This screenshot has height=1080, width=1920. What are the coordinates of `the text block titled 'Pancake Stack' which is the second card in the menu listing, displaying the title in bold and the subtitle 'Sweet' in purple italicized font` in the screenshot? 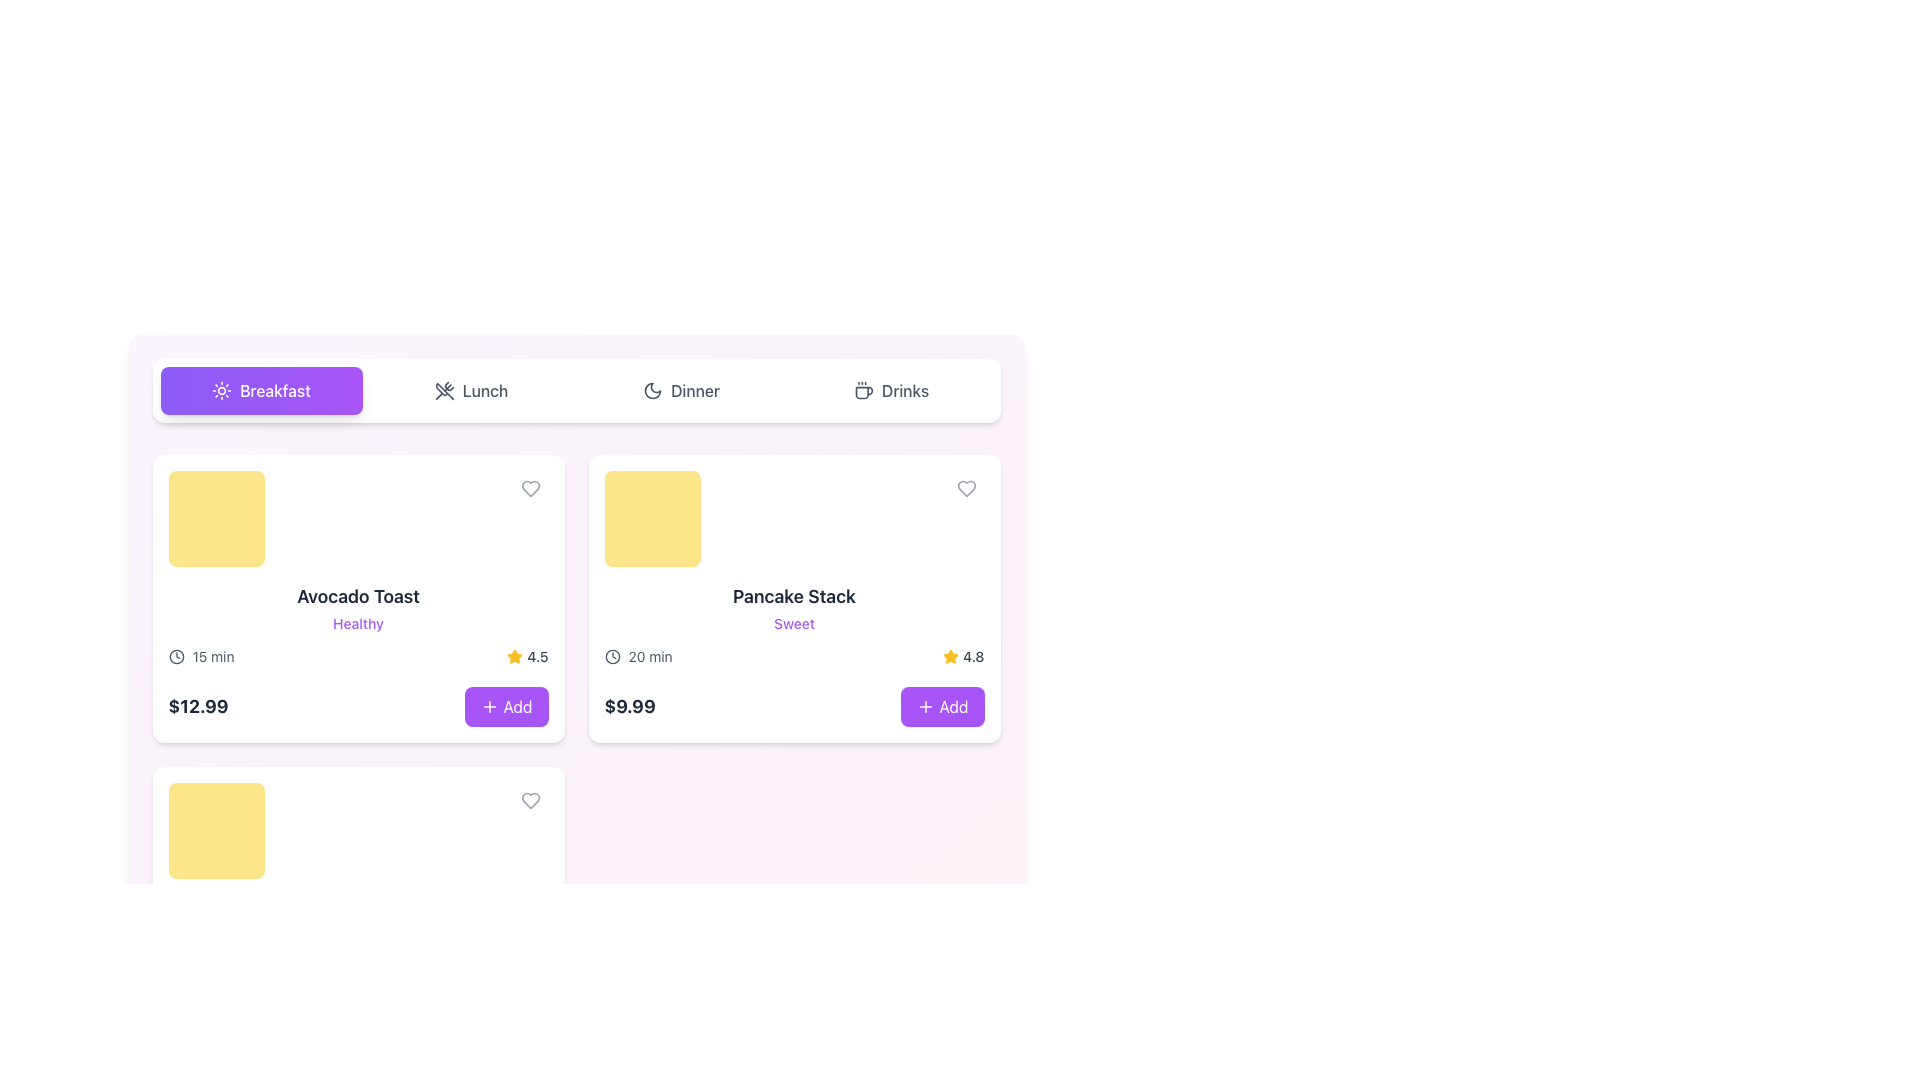 It's located at (793, 608).